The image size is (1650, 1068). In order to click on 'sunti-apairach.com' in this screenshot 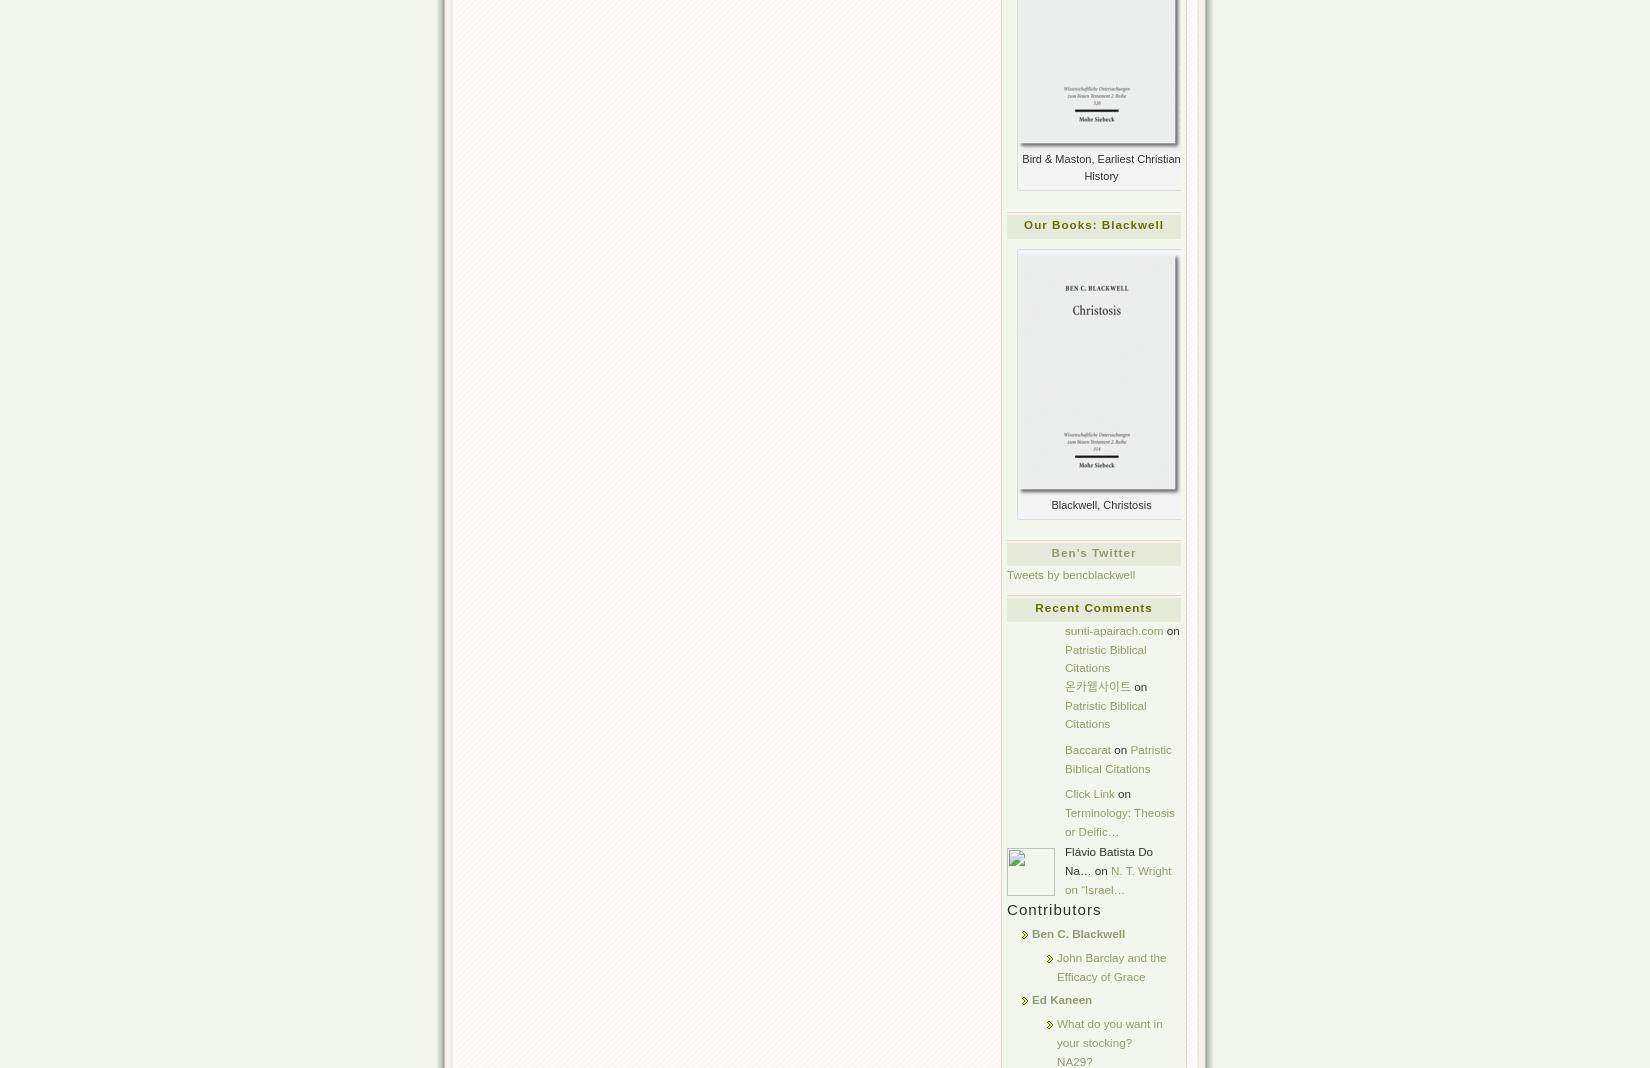, I will do `click(1114, 628)`.